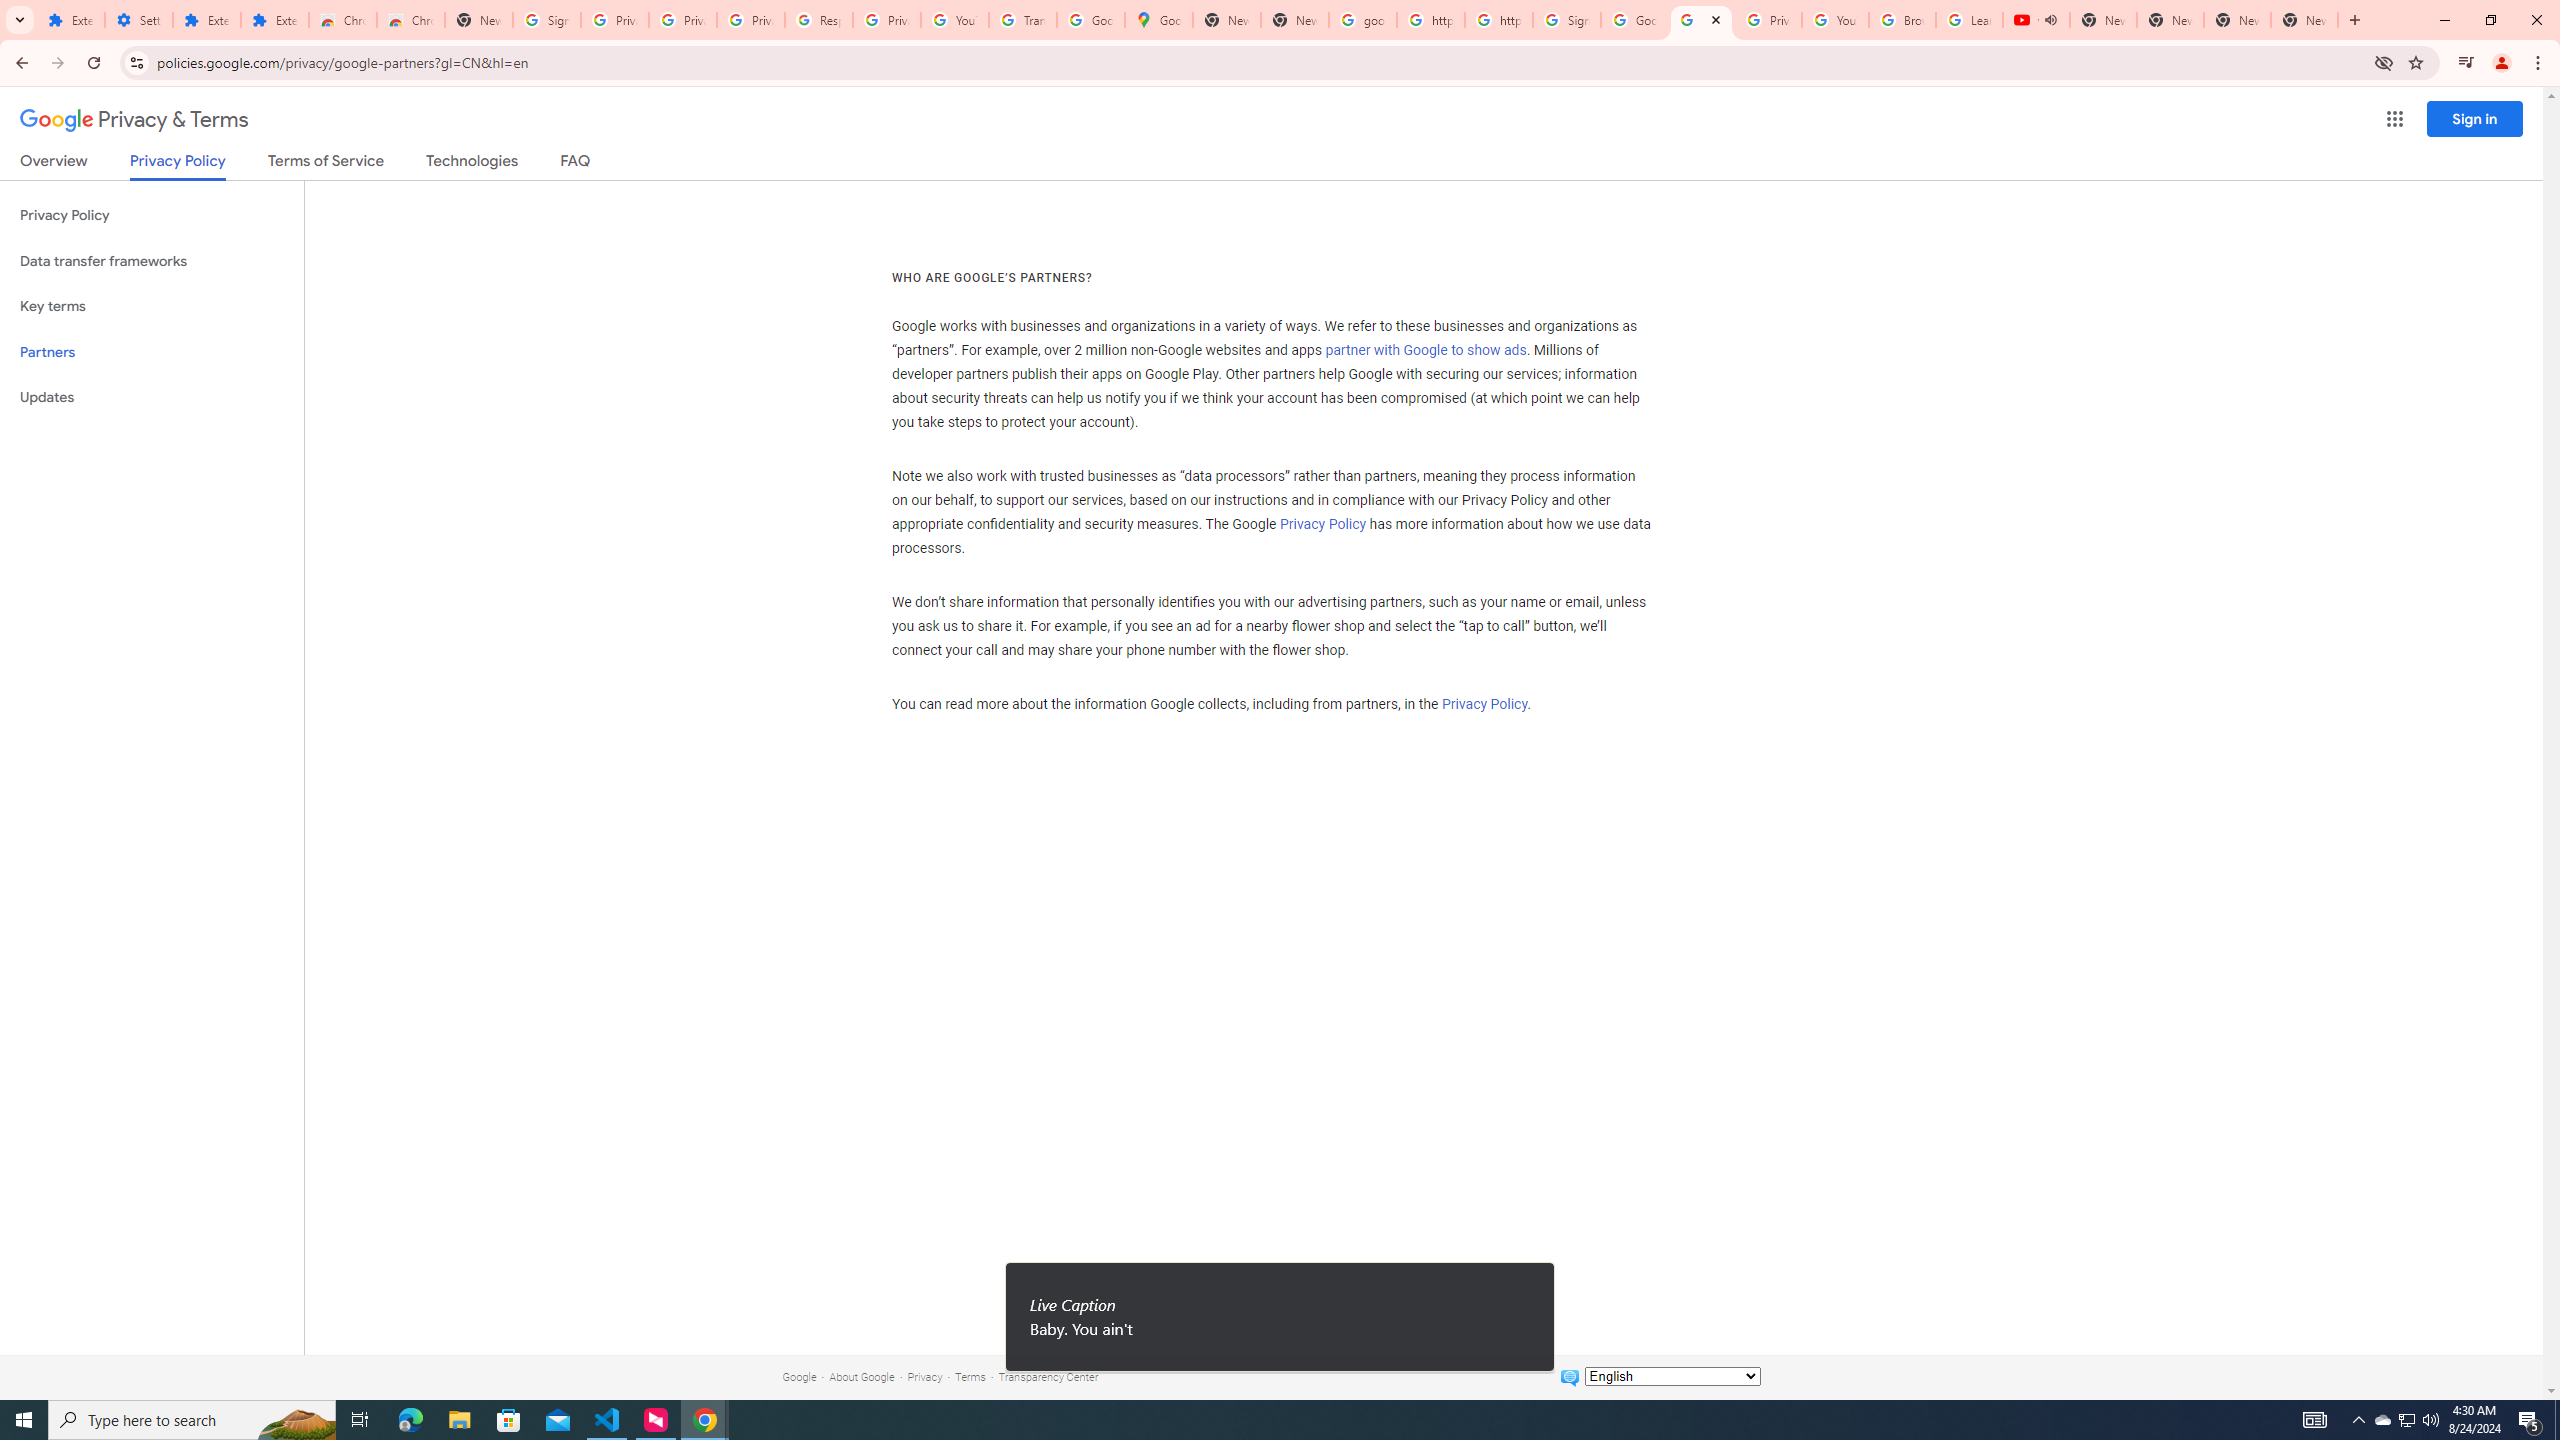 The width and height of the screenshot is (2560, 1440). What do you see at coordinates (1834, 19) in the screenshot?
I see `'YouTube'` at bounding box center [1834, 19].